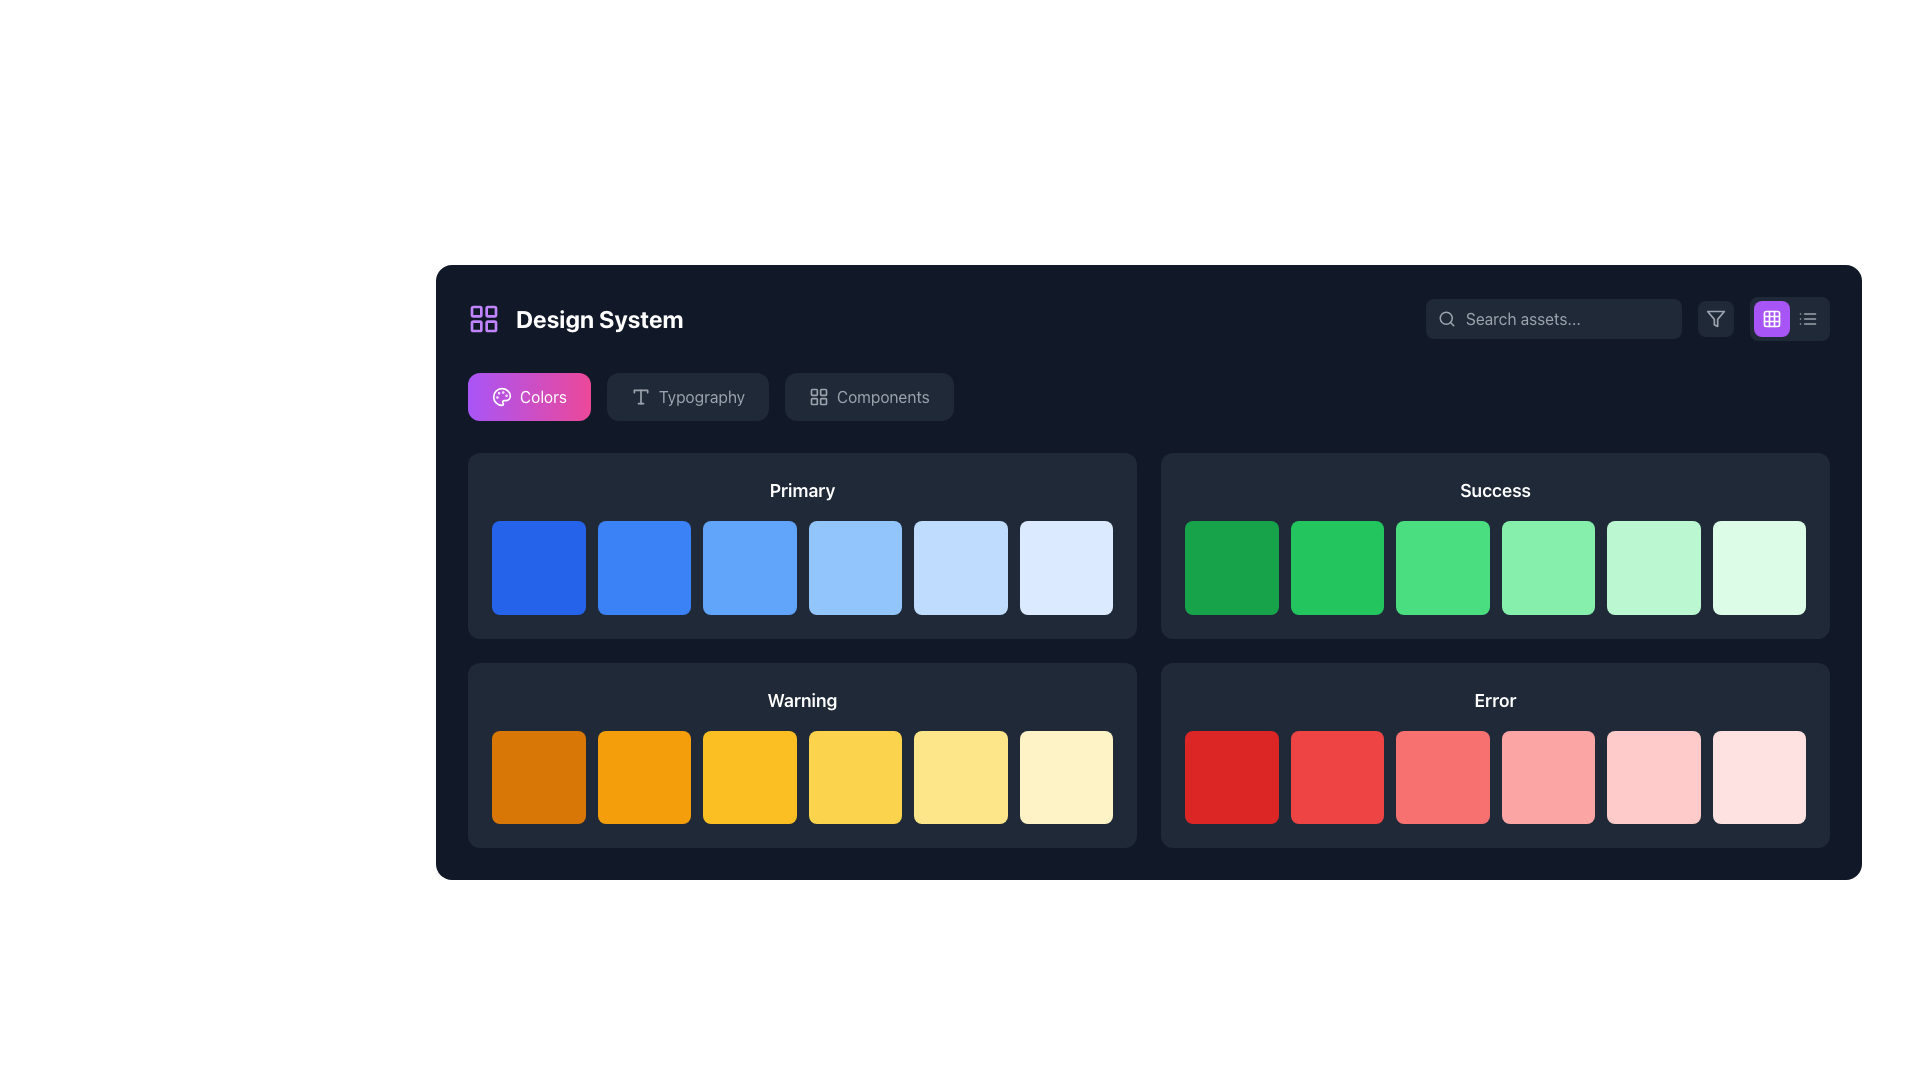 The height and width of the screenshot is (1080, 1920). What do you see at coordinates (529, 397) in the screenshot?
I see `the 'Colors' button, which is a rounded rectangular button with a gradient background from purple to pink, featuring a palette icon and white text, located under the 'Design System' heading` at bounding box center [529, 397].